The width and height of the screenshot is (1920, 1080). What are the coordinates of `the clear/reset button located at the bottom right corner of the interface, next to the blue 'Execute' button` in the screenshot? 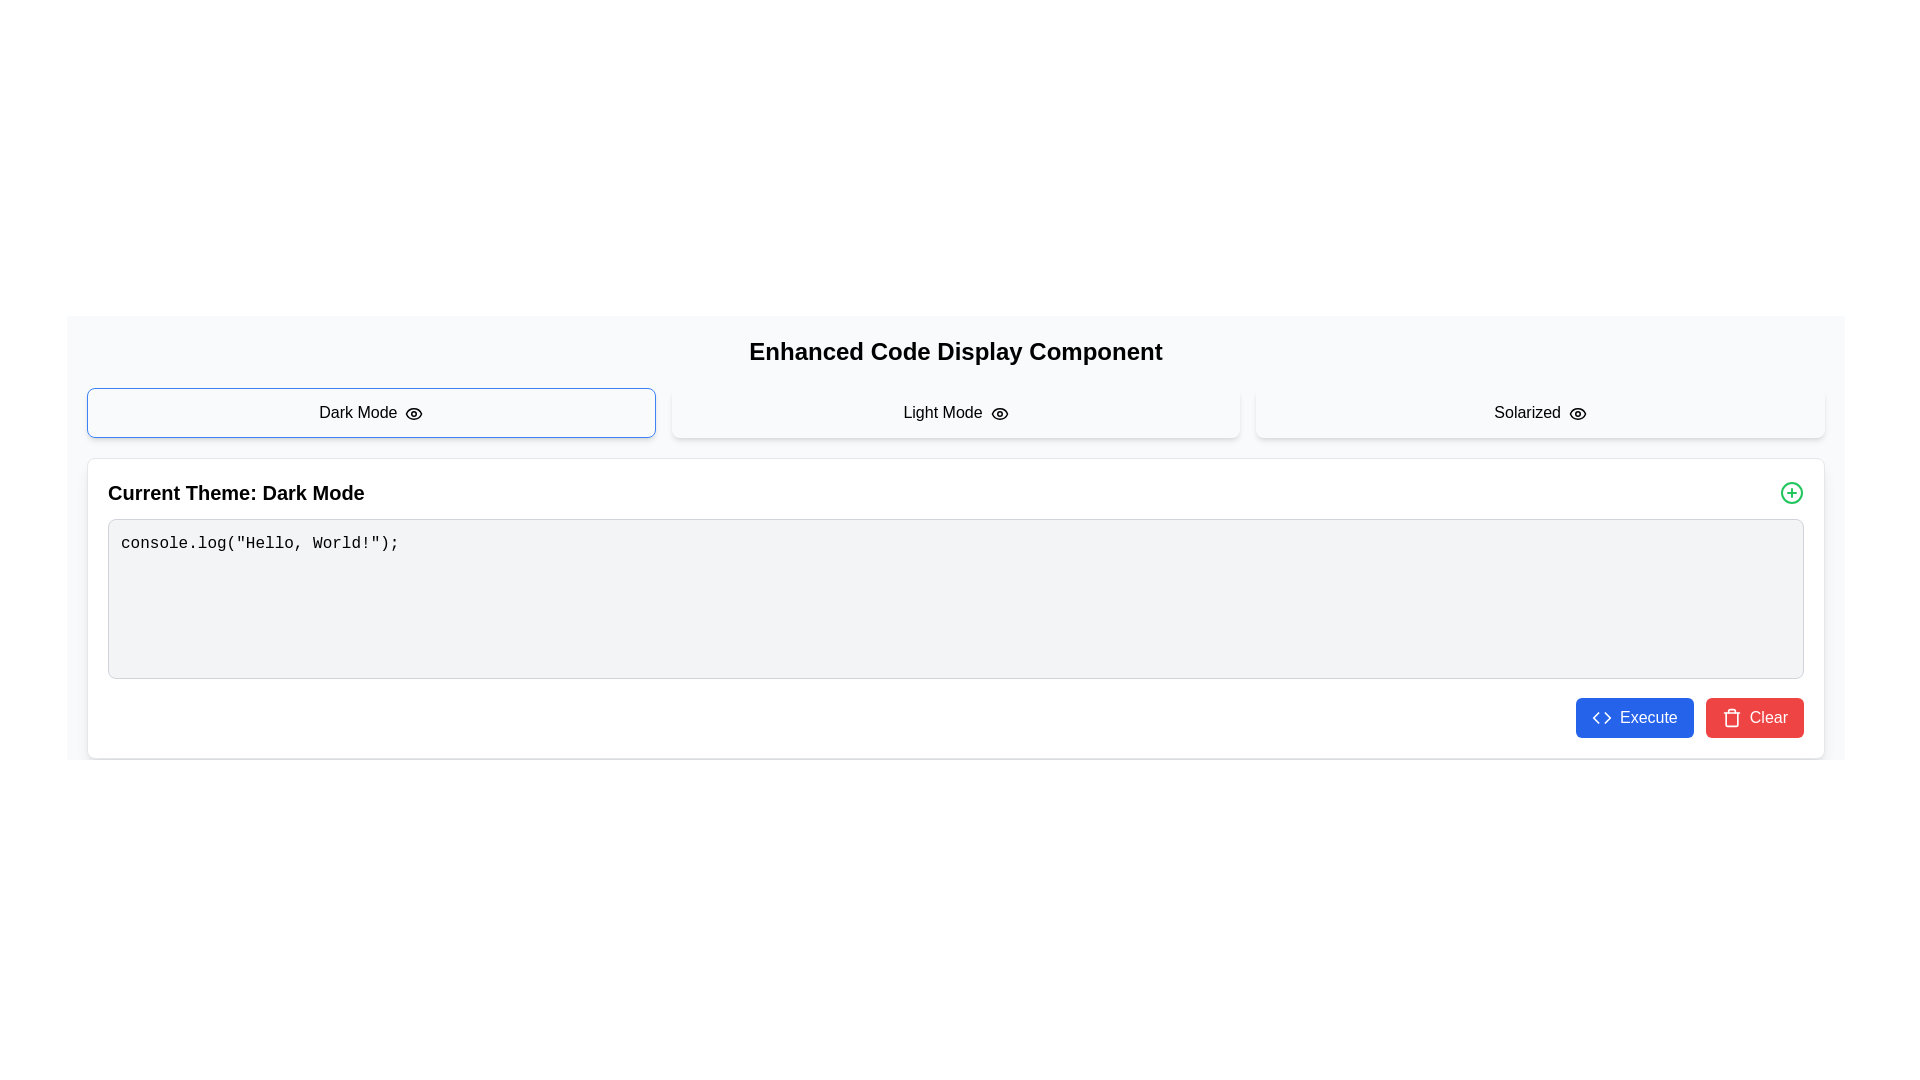 It's located at (1753, 716).